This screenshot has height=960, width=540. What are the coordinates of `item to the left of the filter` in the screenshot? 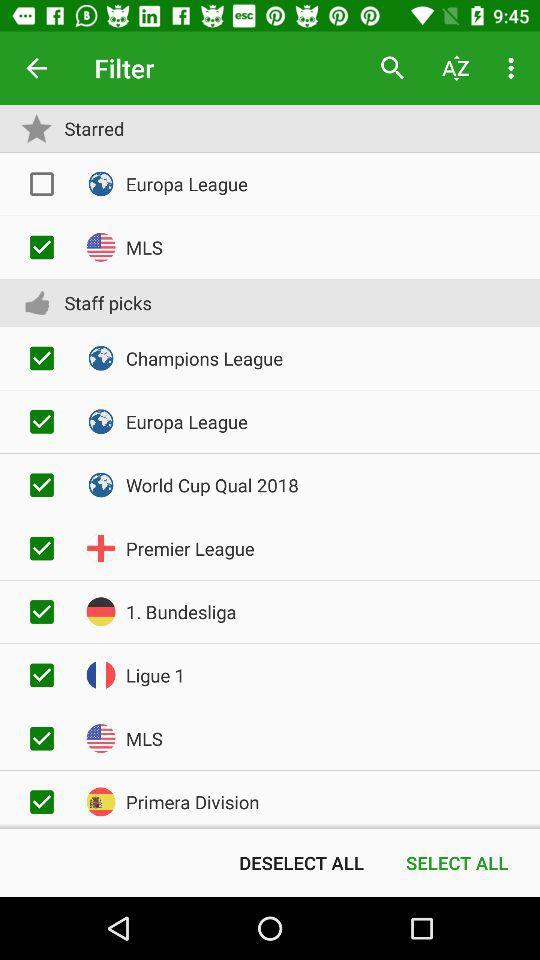 It's located at (36, 68).